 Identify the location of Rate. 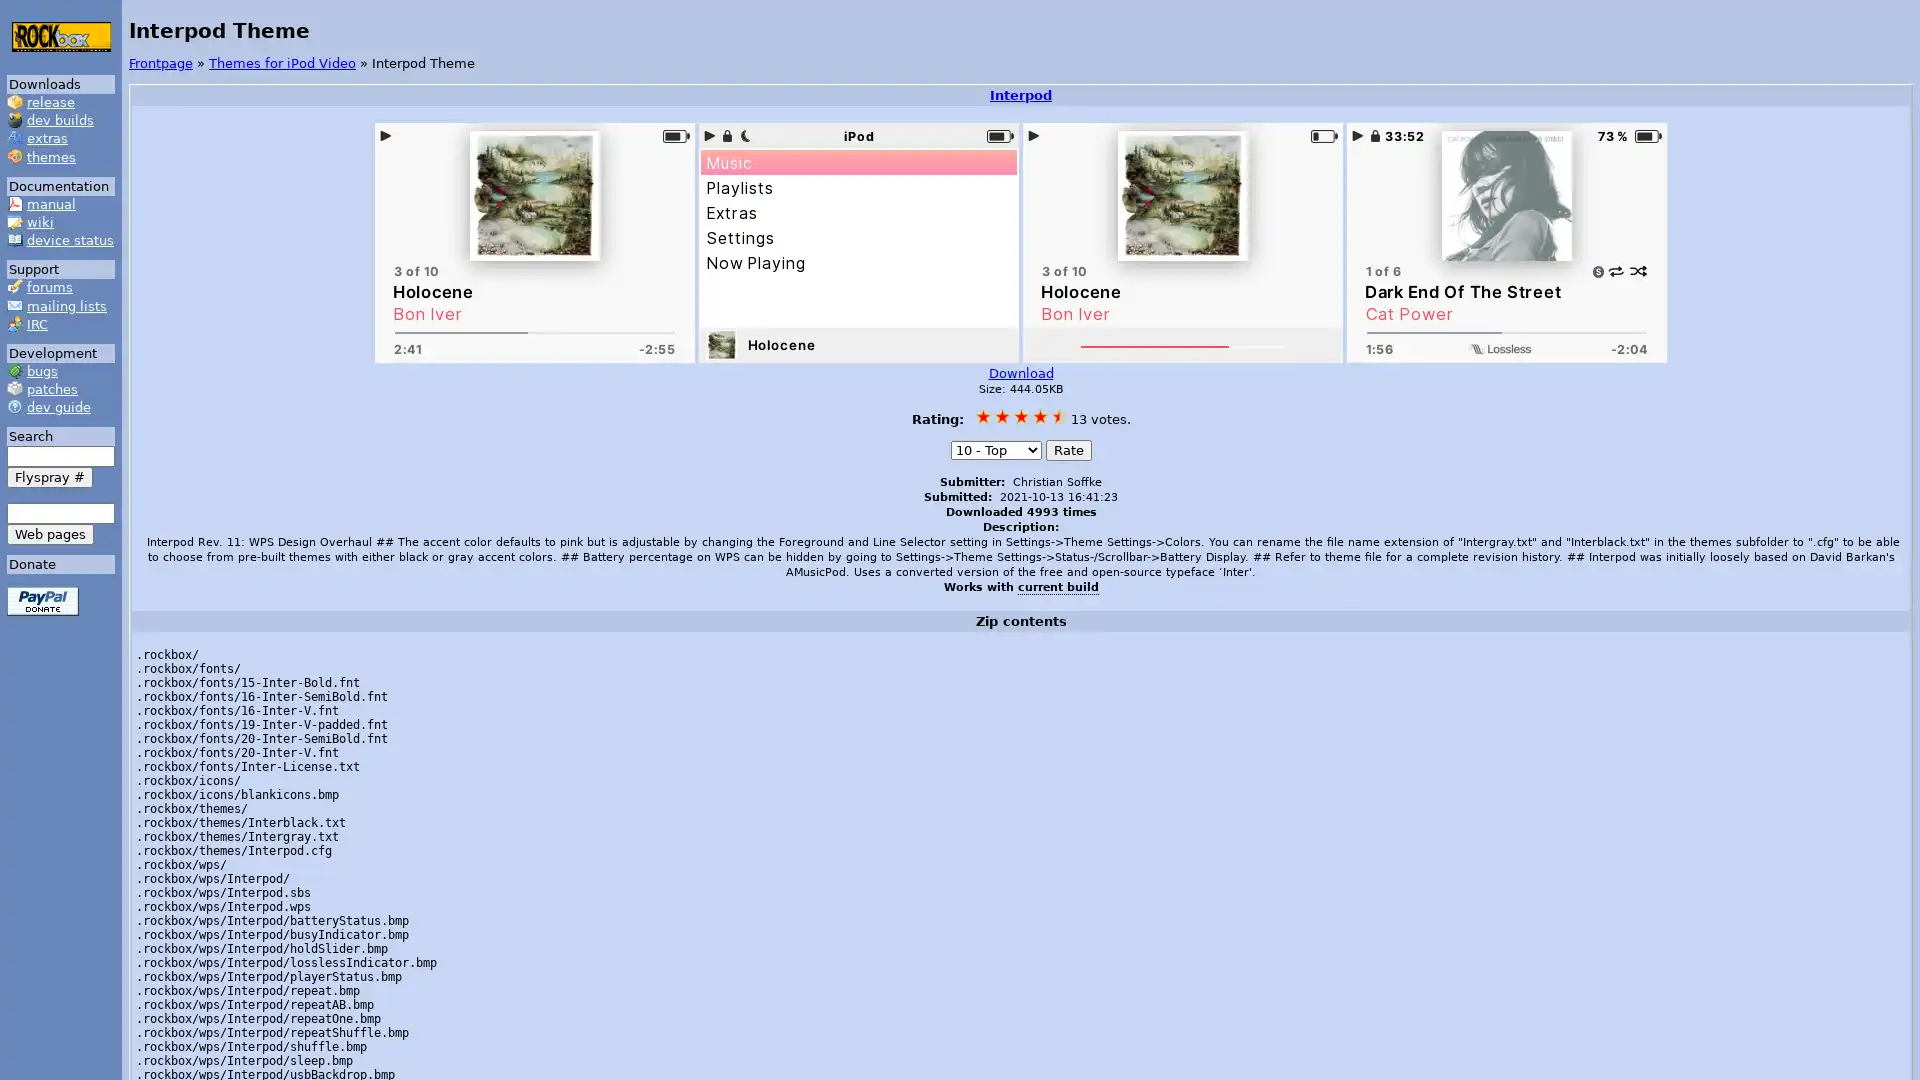
(1067, 450).